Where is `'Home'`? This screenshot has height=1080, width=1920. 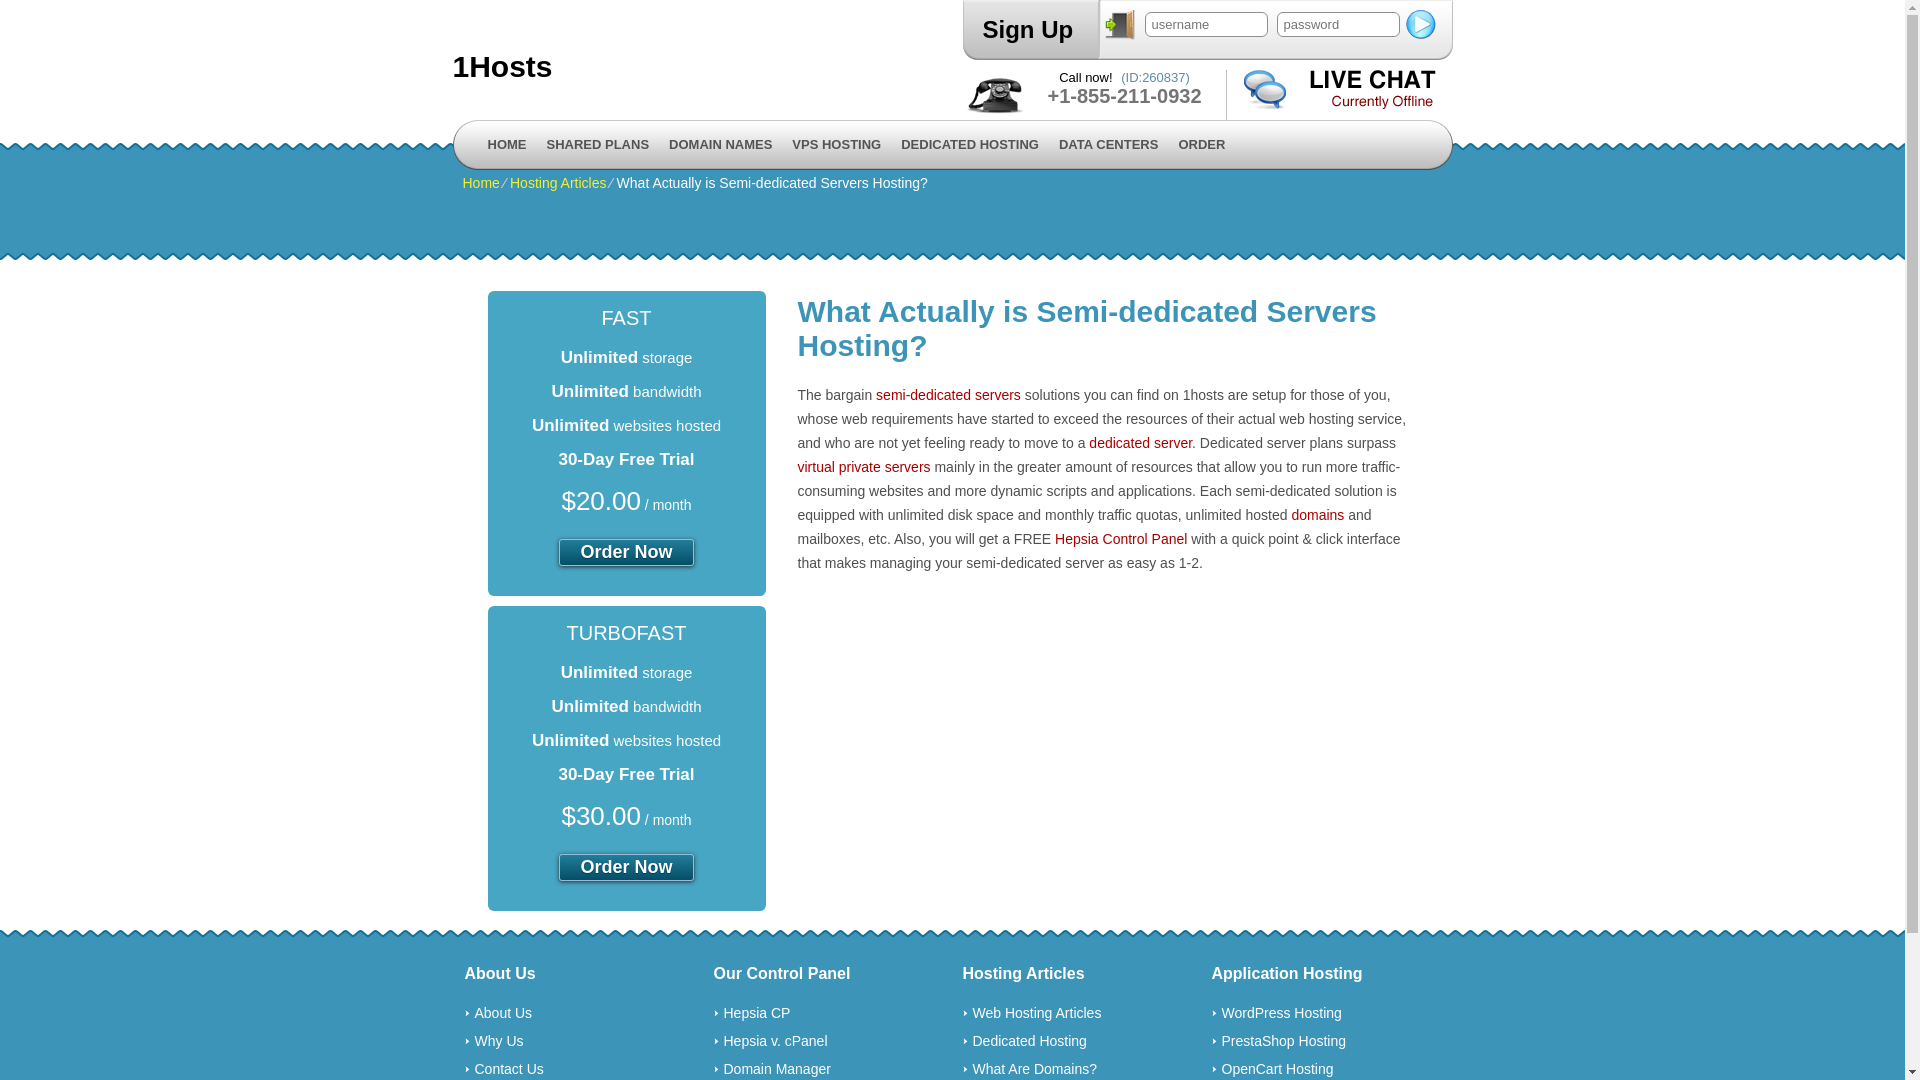
'Home' is located at coordinates (480, 182).